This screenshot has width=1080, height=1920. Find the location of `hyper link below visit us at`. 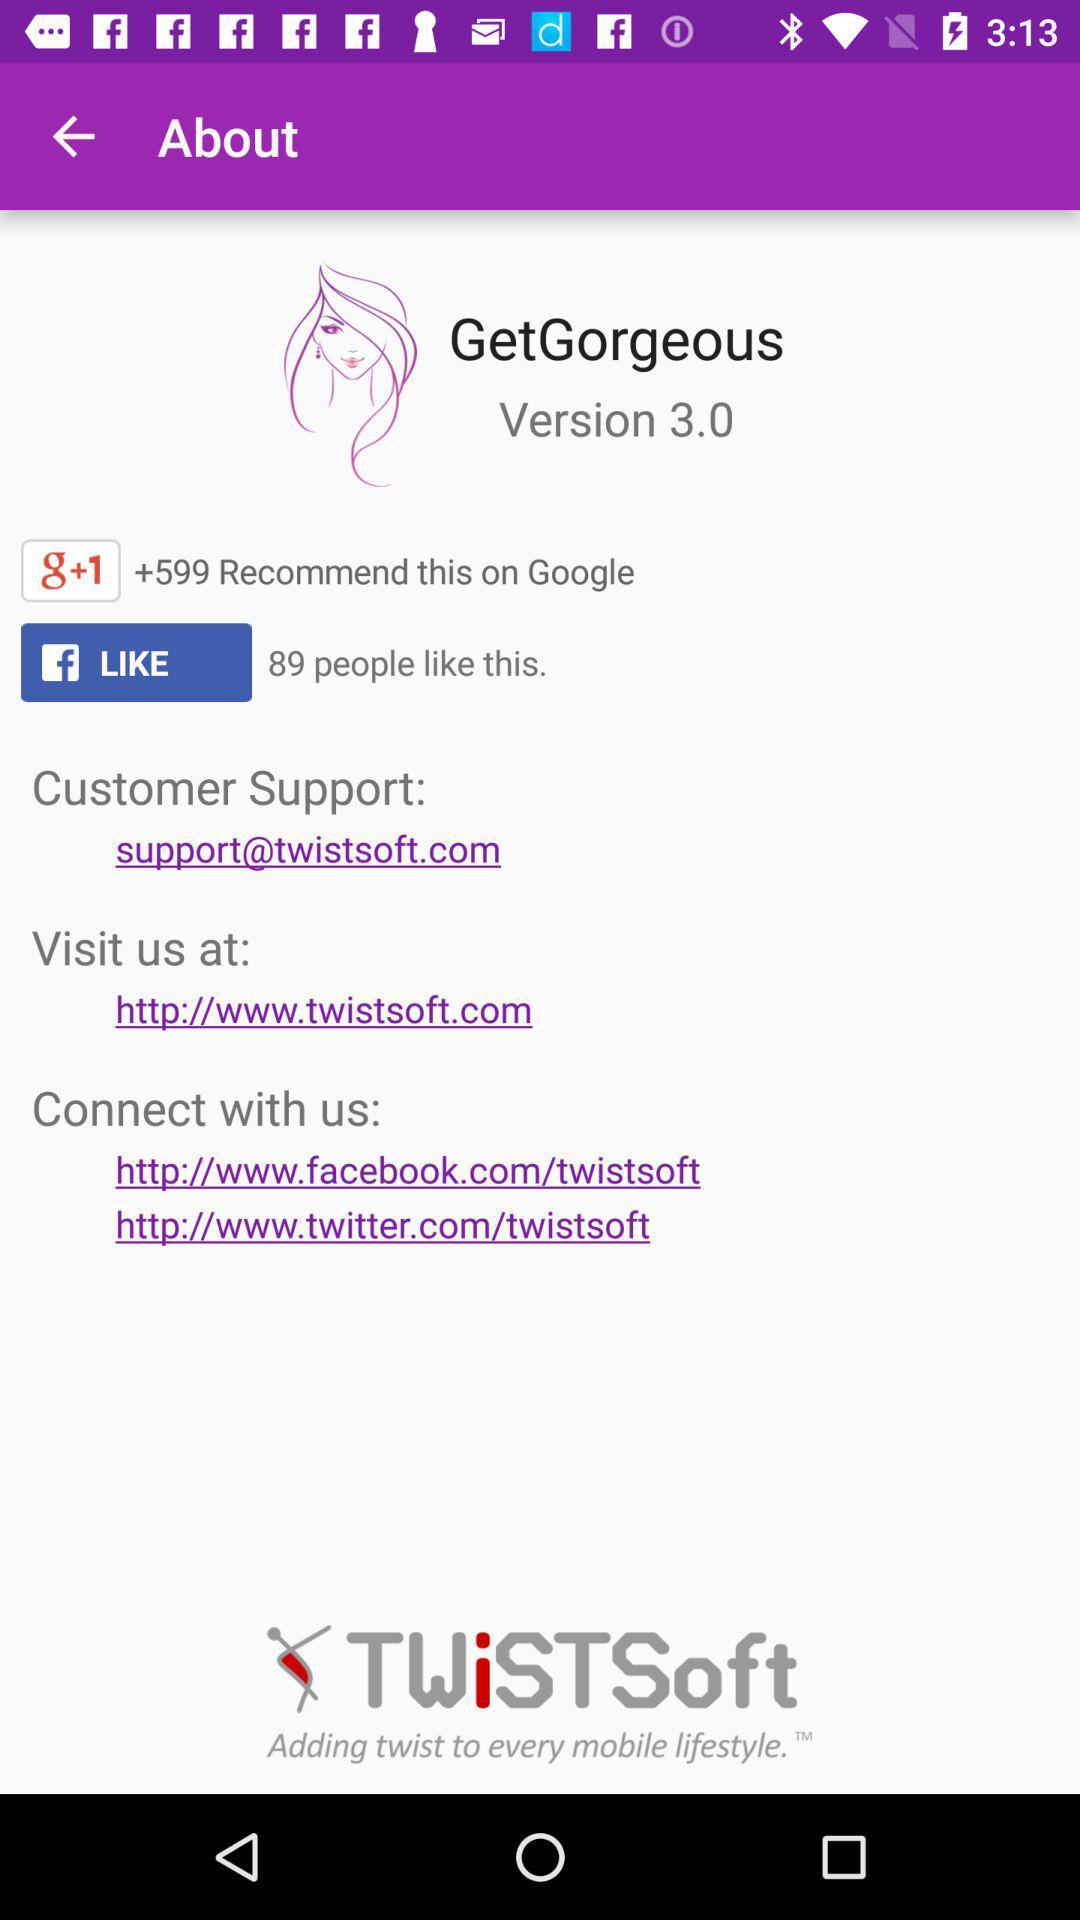

hyper link below visit us at is located at coordinates (323, 1008).